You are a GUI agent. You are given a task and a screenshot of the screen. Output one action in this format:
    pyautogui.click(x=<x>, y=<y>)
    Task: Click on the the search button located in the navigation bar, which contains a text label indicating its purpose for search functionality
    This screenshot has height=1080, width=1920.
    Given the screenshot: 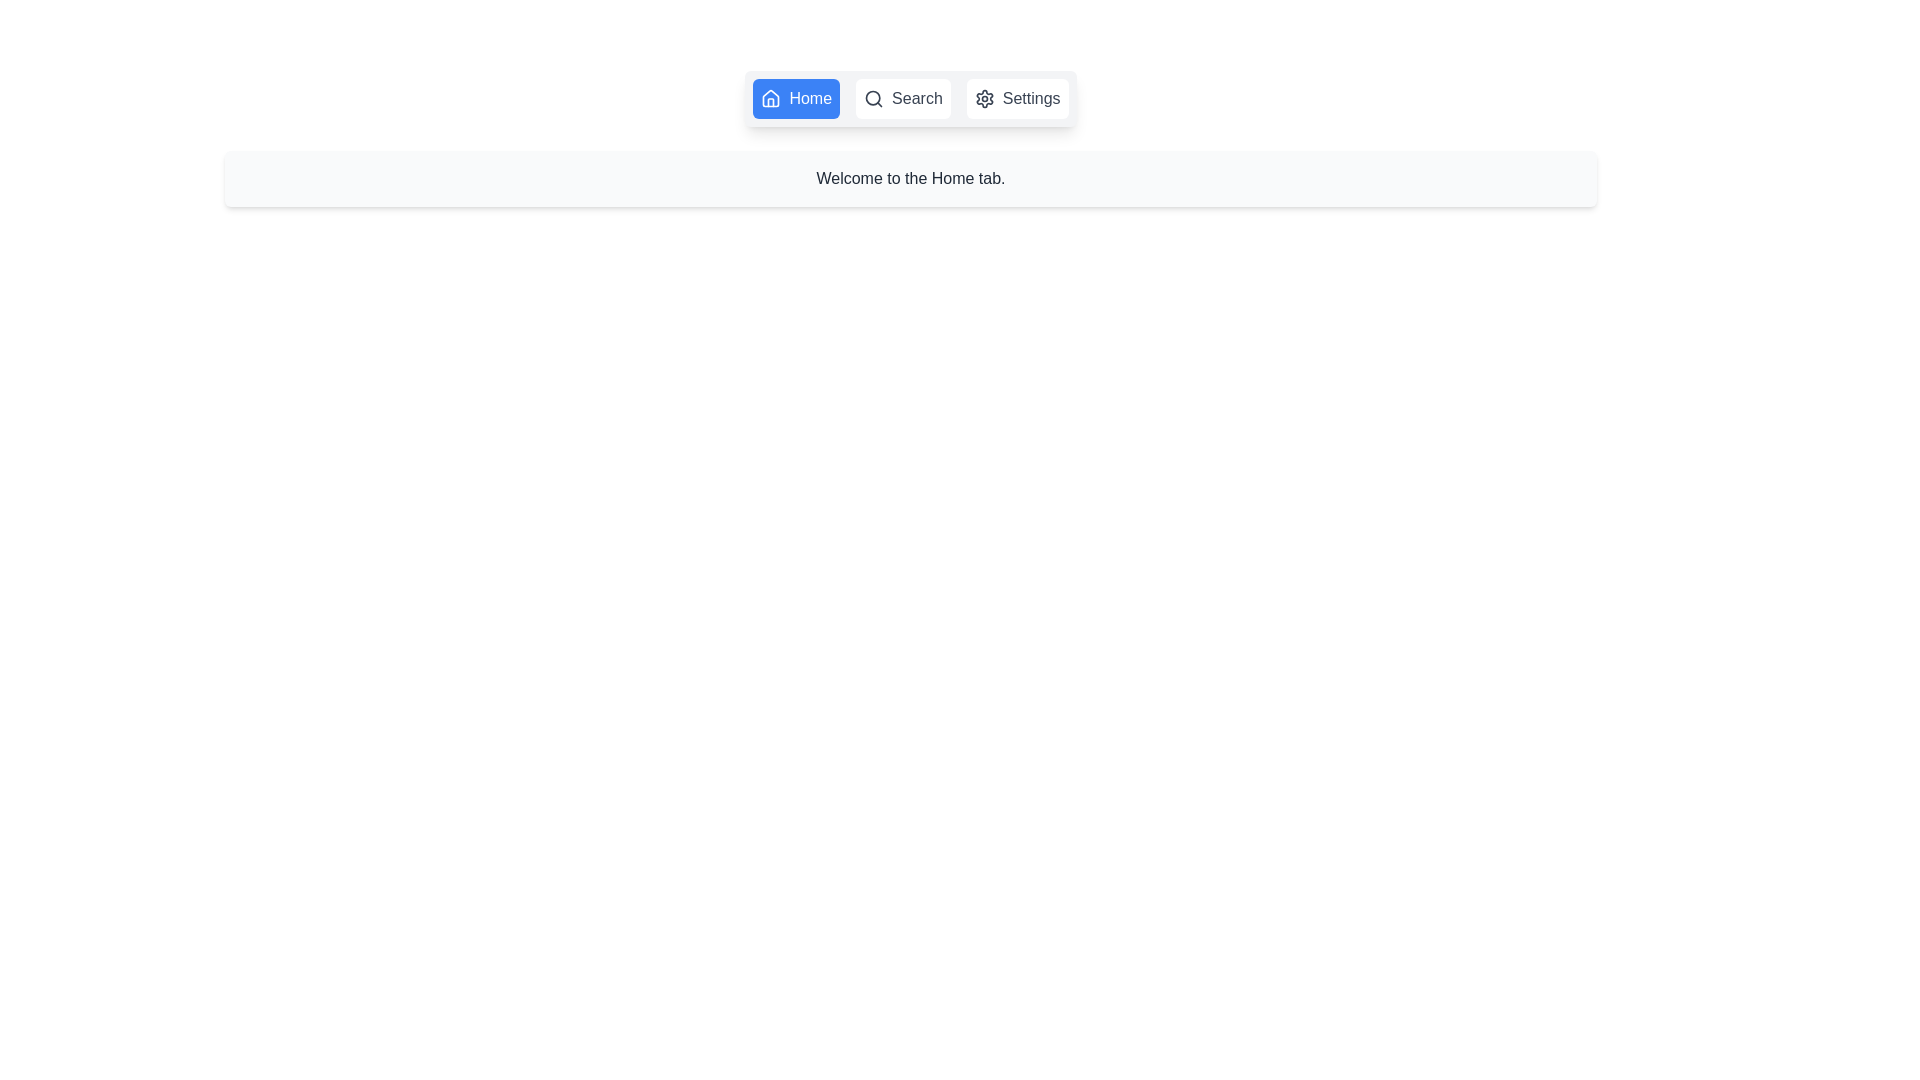 What is the action you would take?
    pyautogui.click(x=915, y=99)
    